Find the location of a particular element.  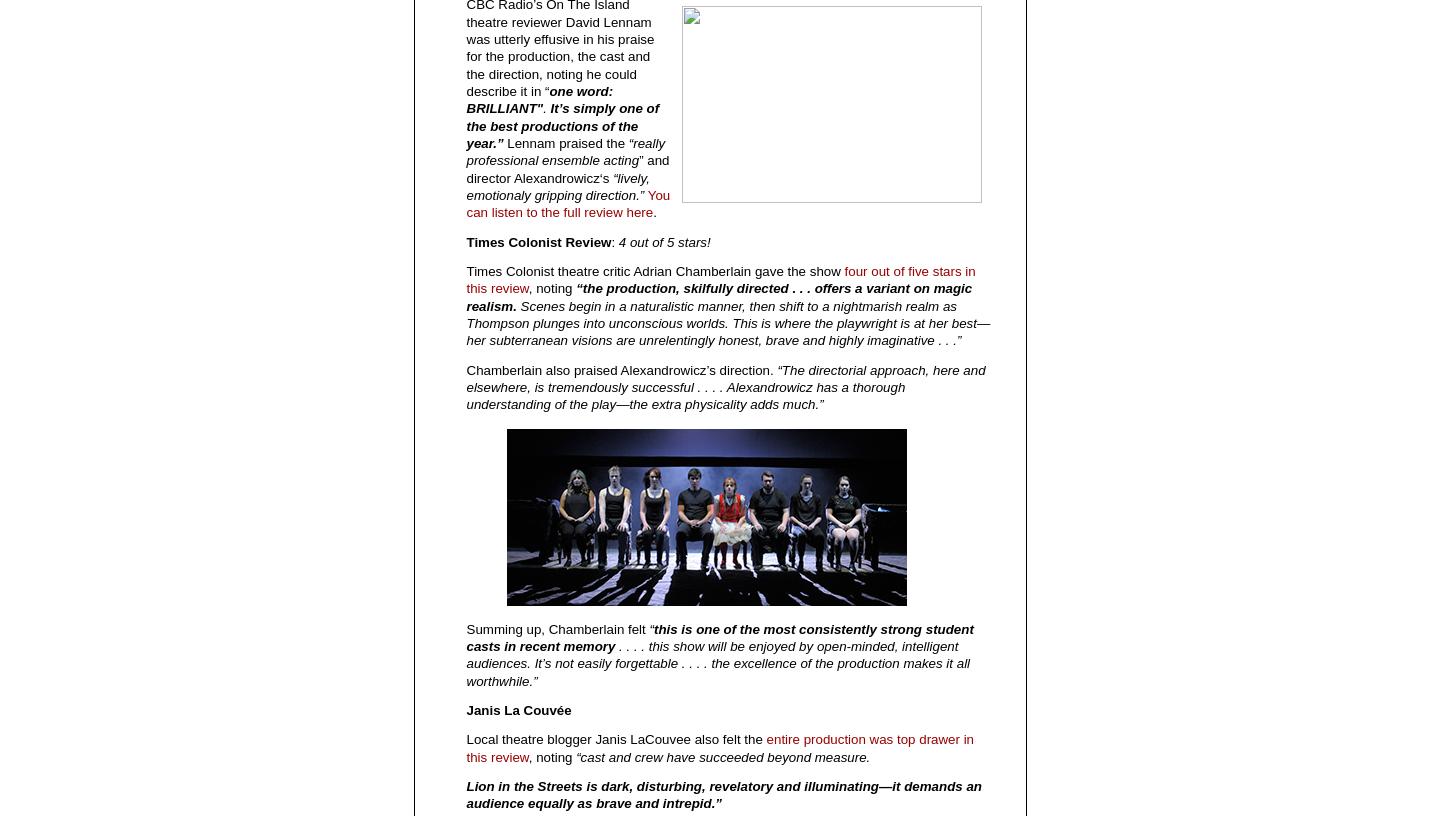

'” and director Alexandrowicz‘s' is located at coordinates (567, 168).